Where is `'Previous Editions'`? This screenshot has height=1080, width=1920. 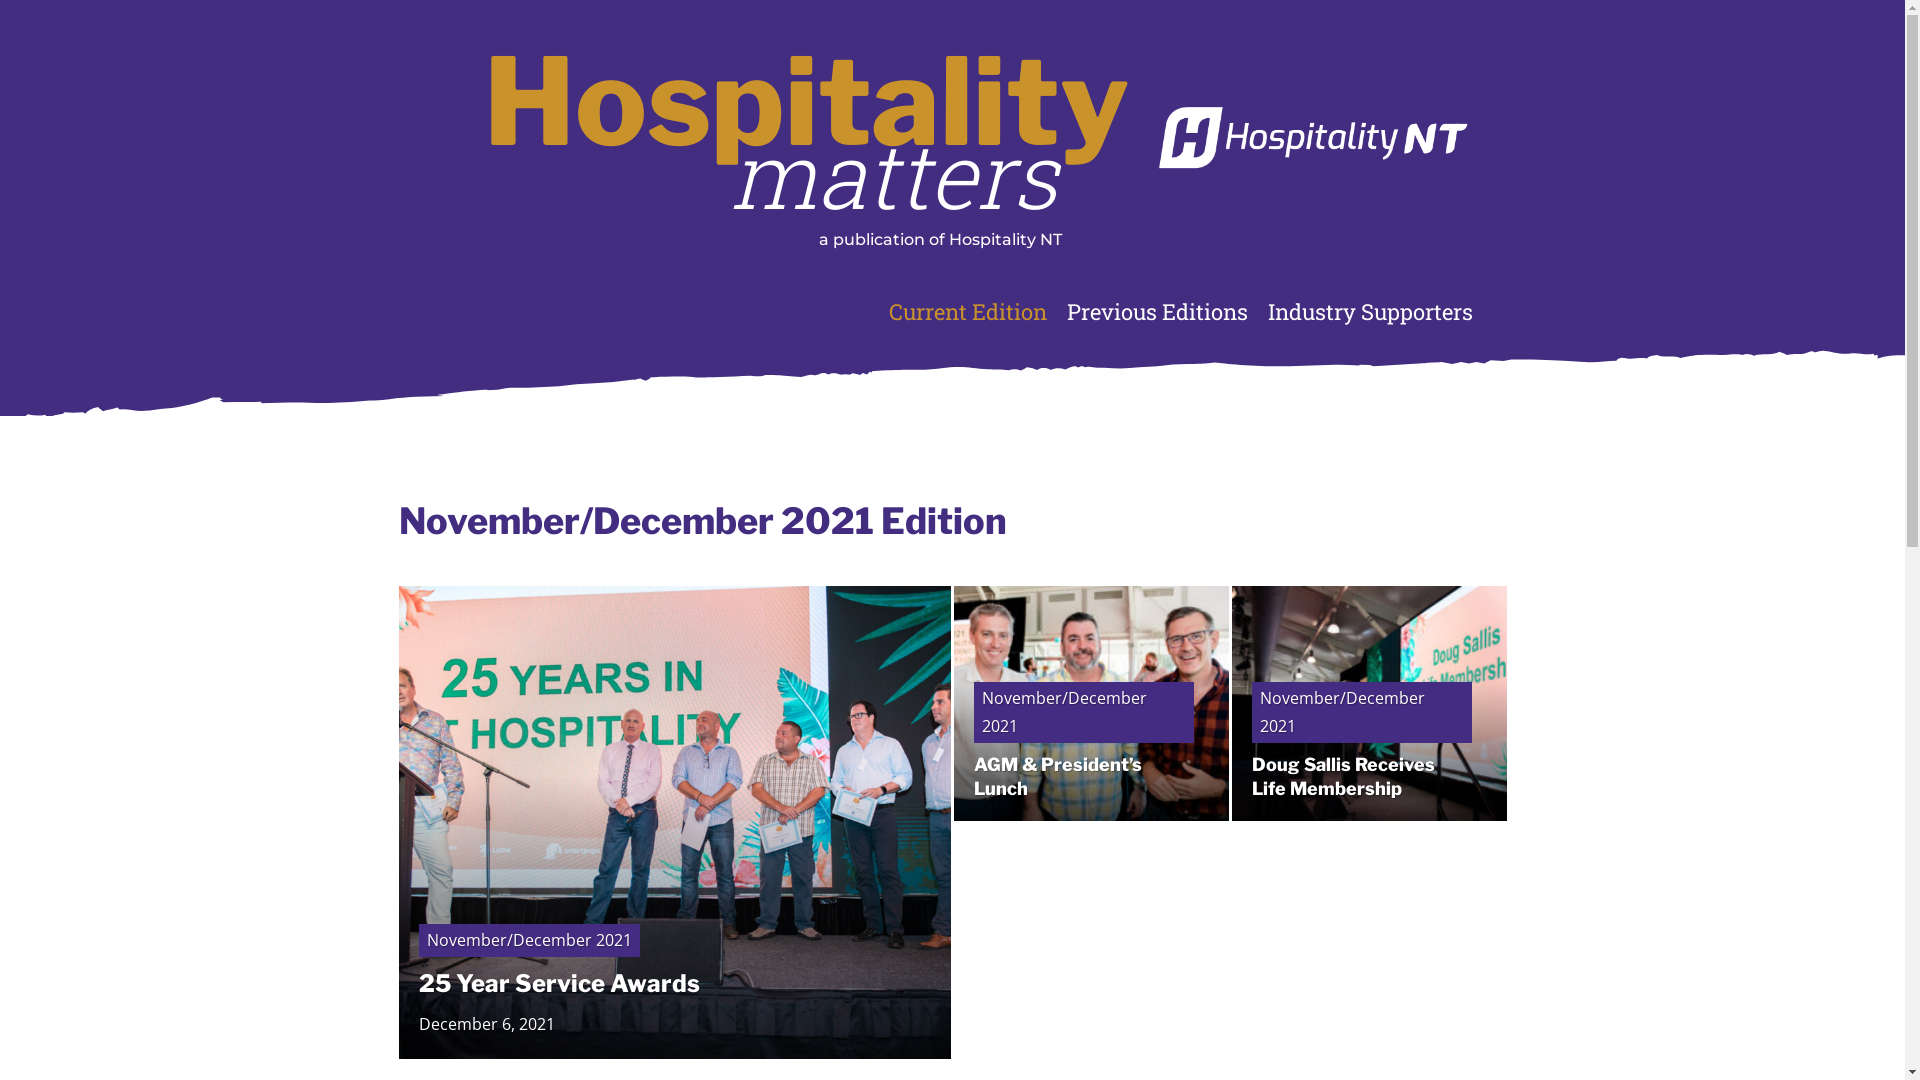
'Previous Editions' is located at coordinates (1156, 312).